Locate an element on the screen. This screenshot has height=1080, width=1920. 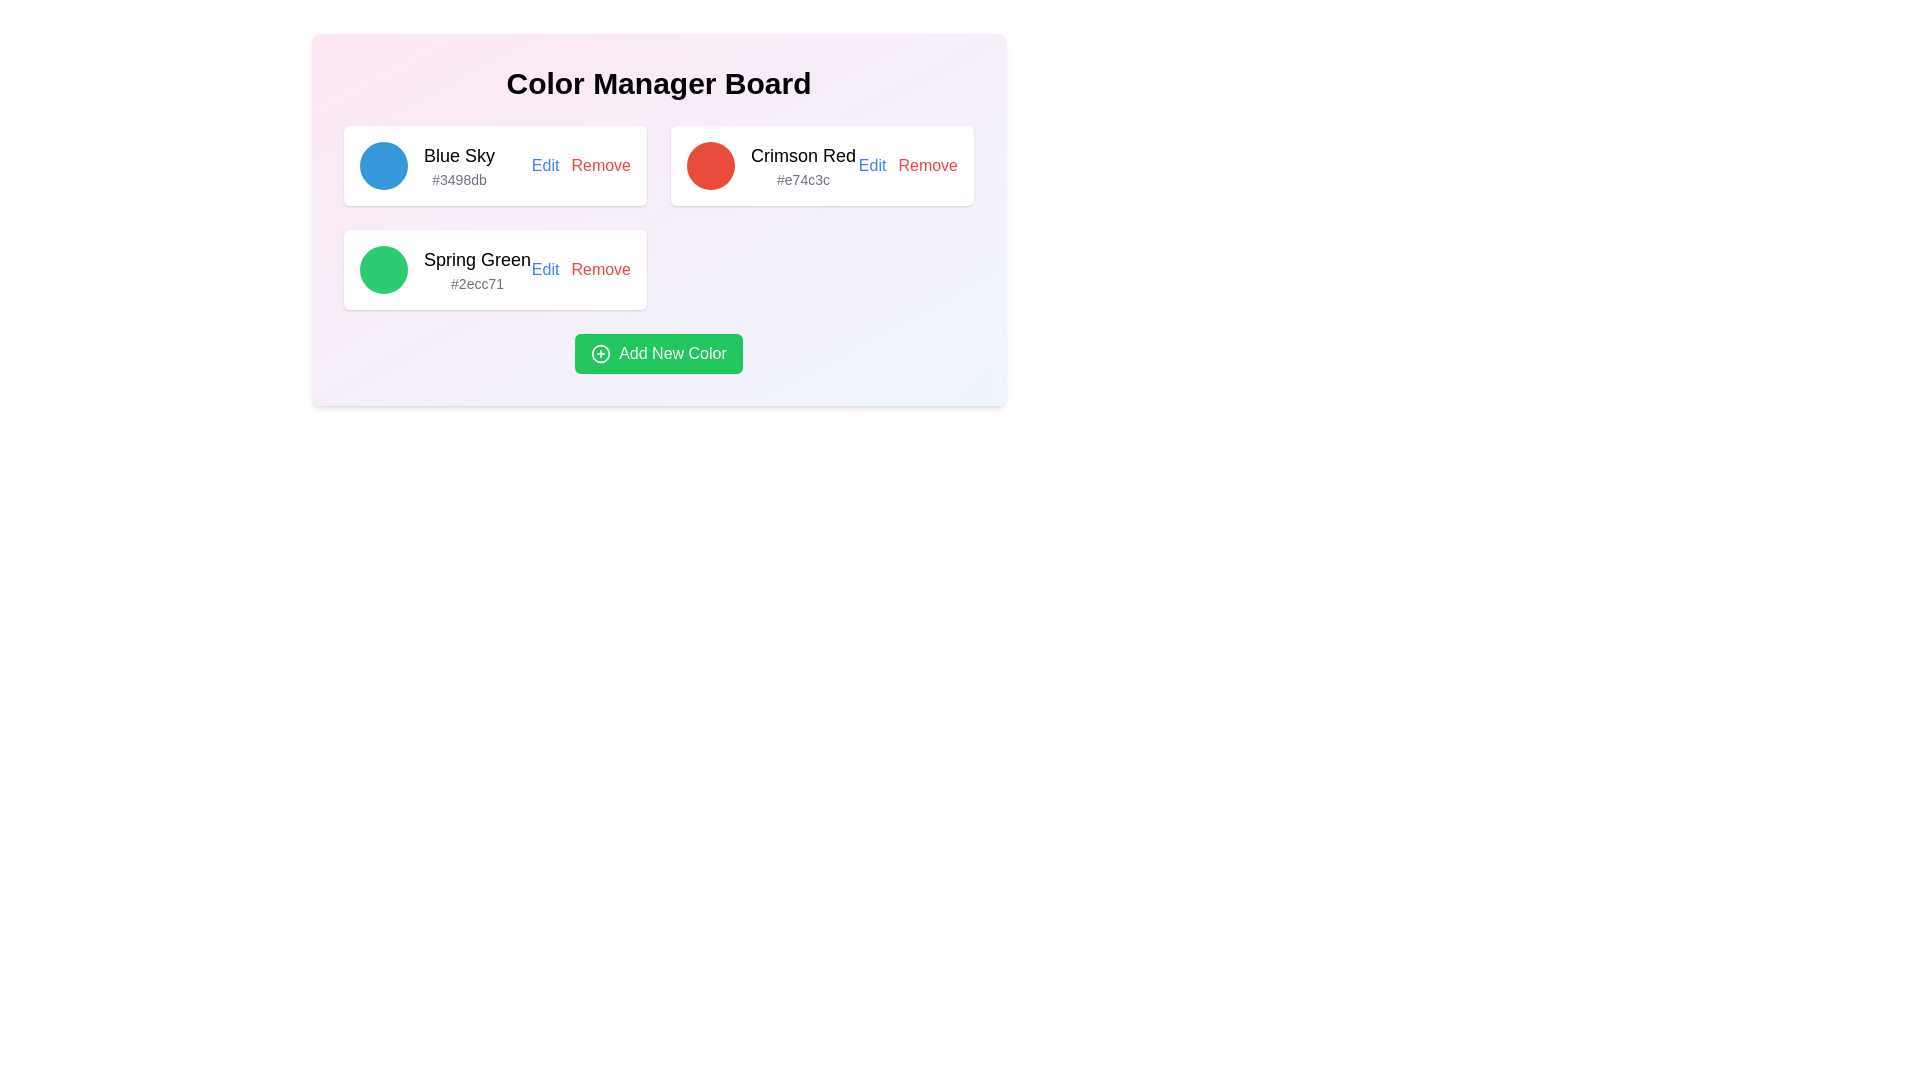
the circular graphic icon styled as an outline that resembles a plus symbol within a circle, which is part of the 'Add New Color' button is located at coordinates (600, 353).